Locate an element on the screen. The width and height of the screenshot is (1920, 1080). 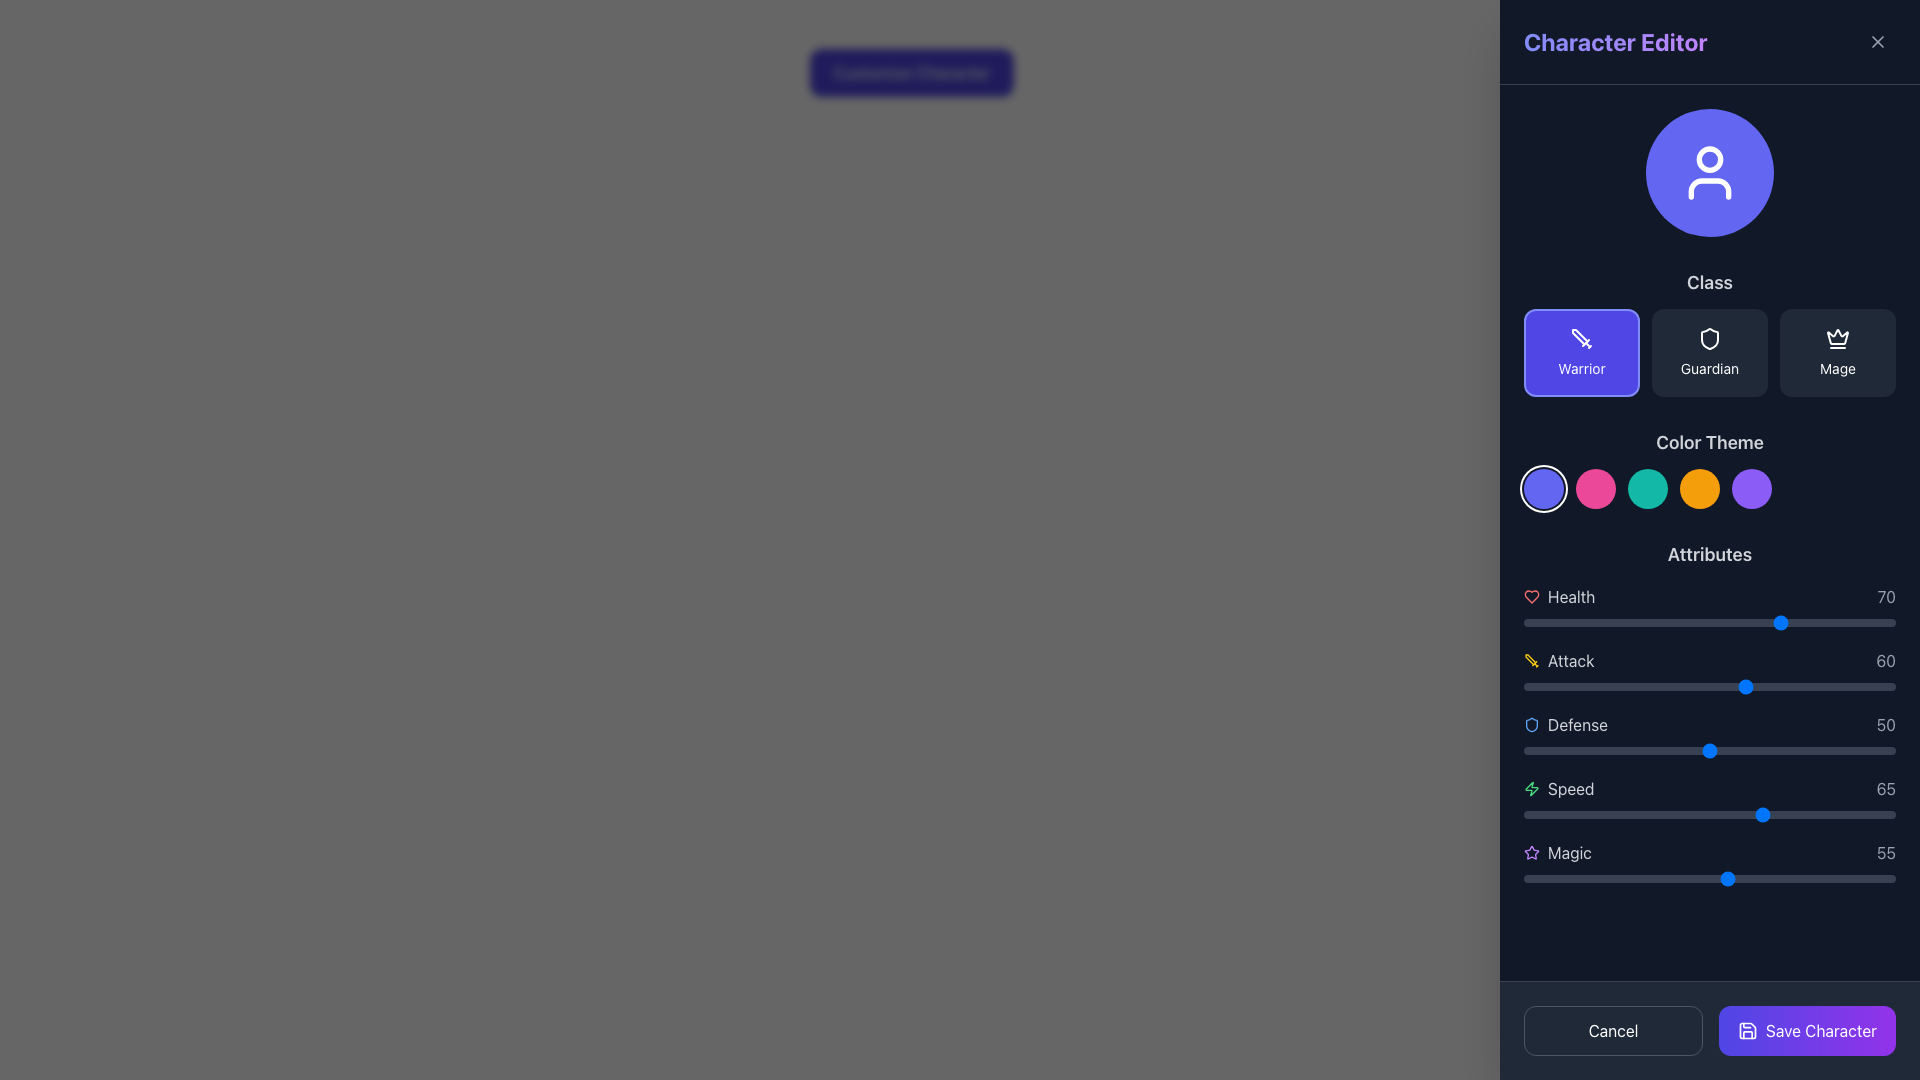
the circular purple button, which is the fifth and last element in the 'Color Theme' section is located at coordinates (1751, 489).